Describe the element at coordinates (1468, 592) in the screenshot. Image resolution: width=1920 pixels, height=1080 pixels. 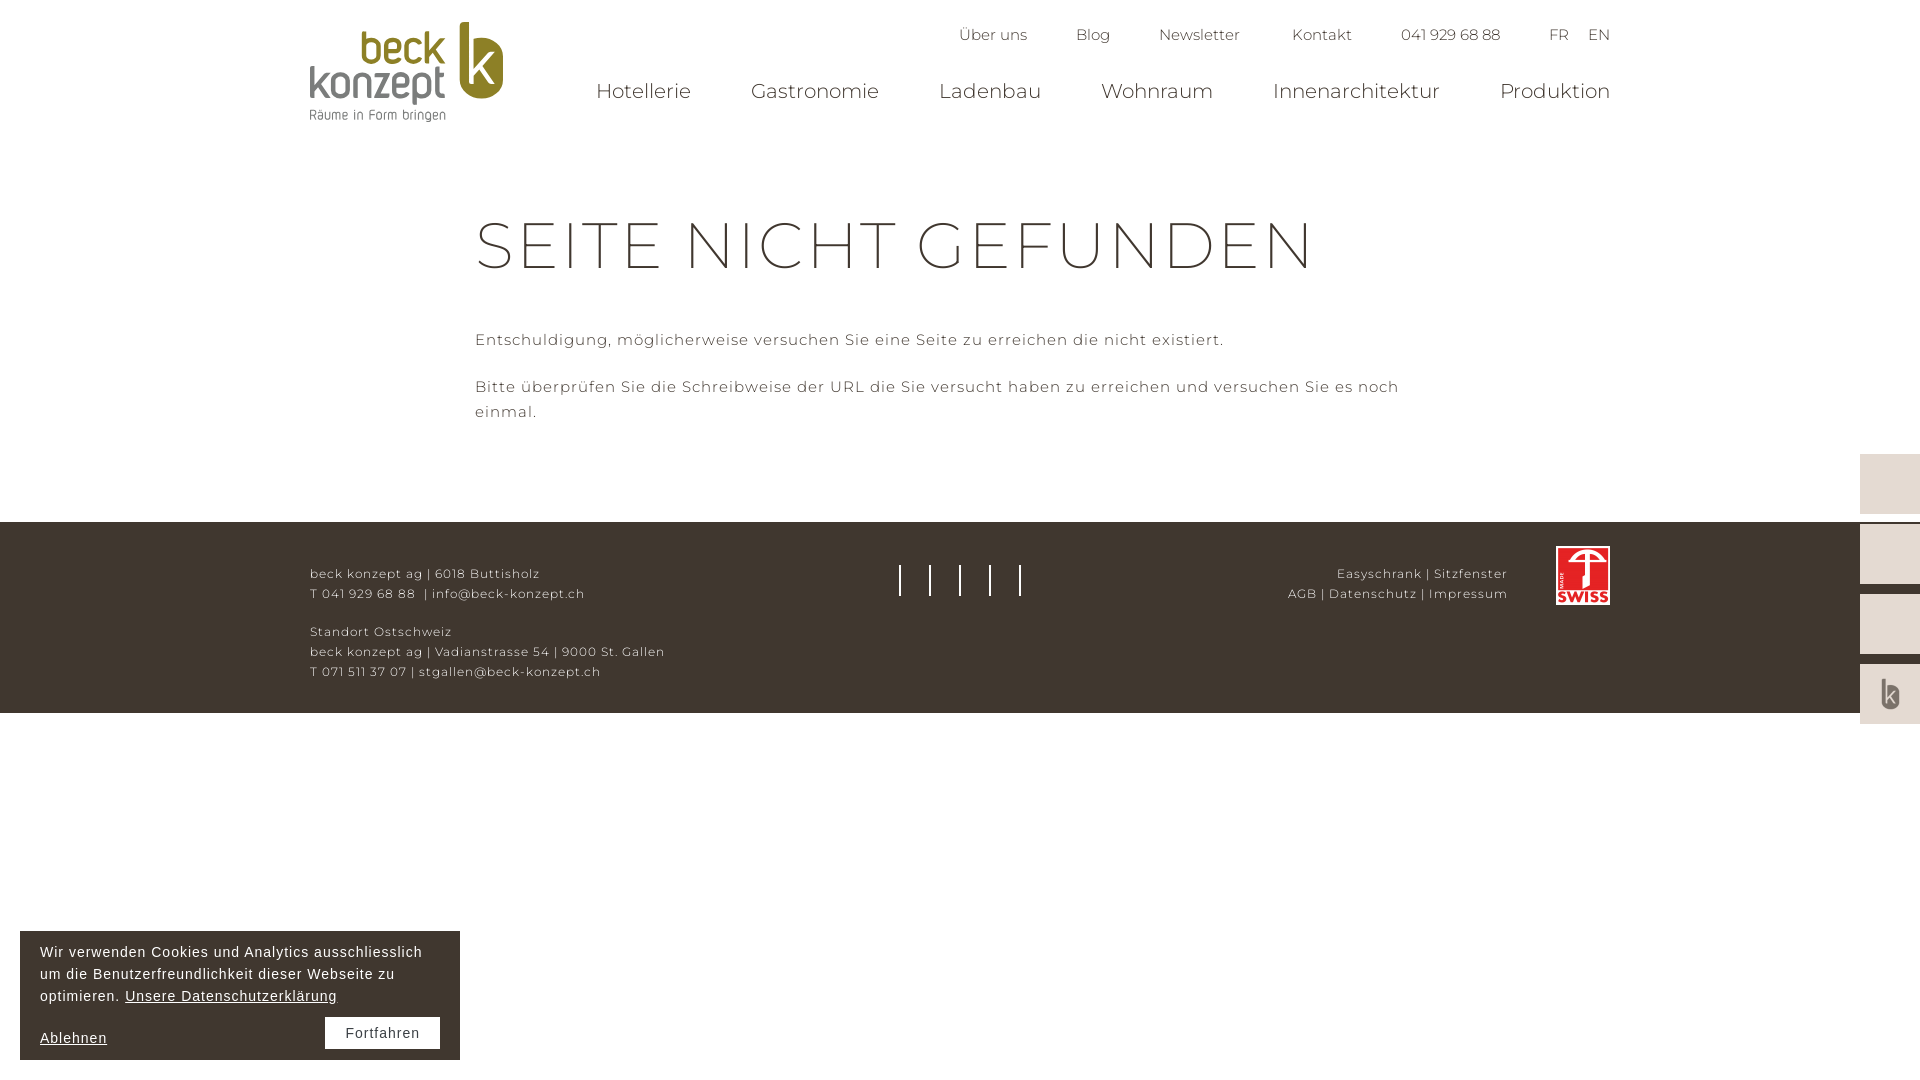
I see `'Impressum'` at that location.